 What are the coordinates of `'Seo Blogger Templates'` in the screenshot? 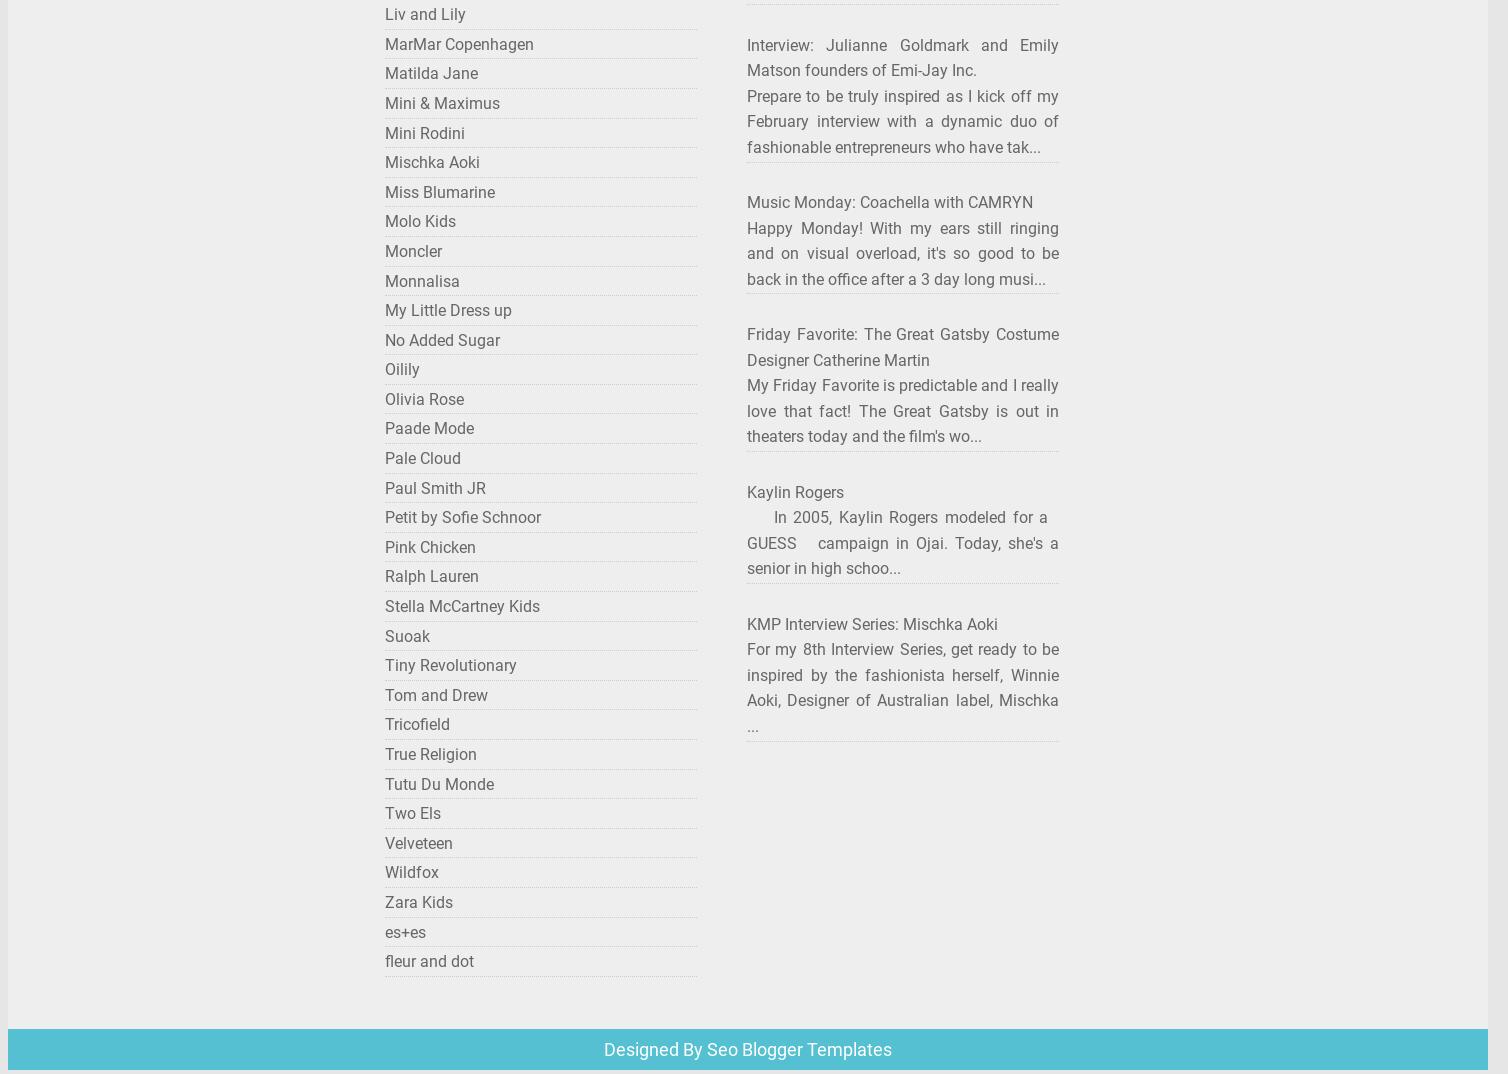 It's located at (797, 1048).